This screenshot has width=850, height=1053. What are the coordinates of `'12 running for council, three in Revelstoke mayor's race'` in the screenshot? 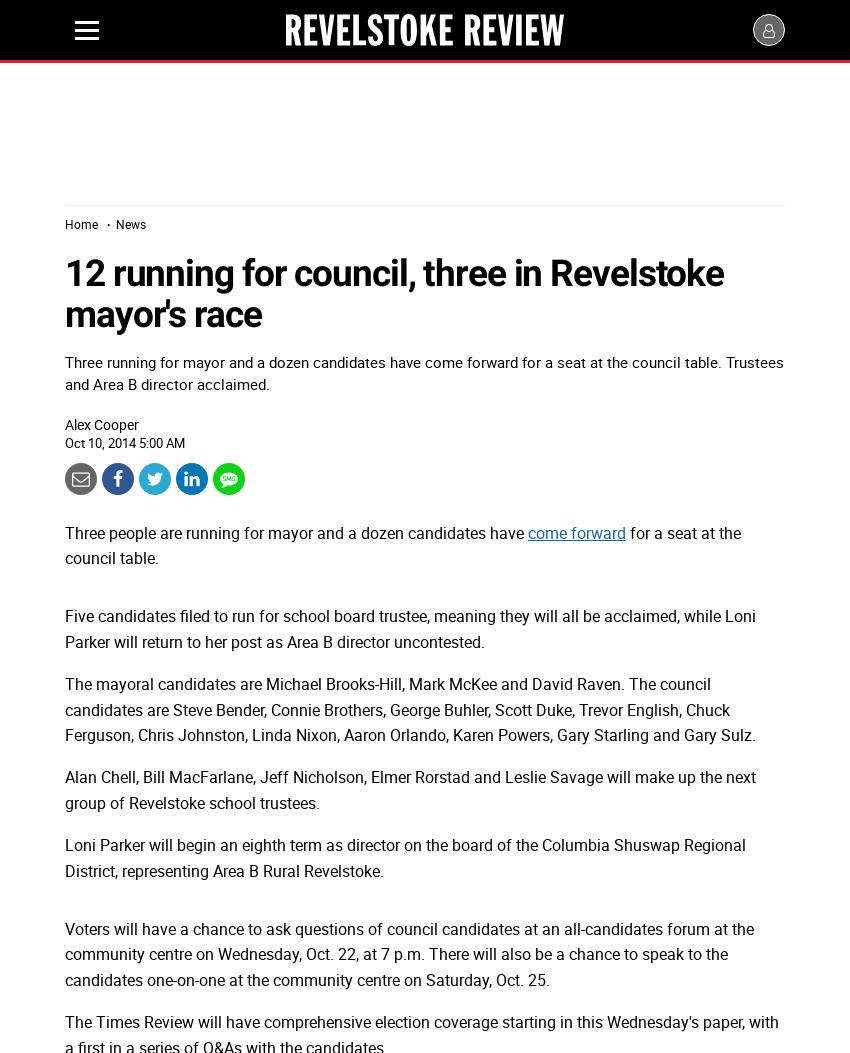 It's located at (394, 293).